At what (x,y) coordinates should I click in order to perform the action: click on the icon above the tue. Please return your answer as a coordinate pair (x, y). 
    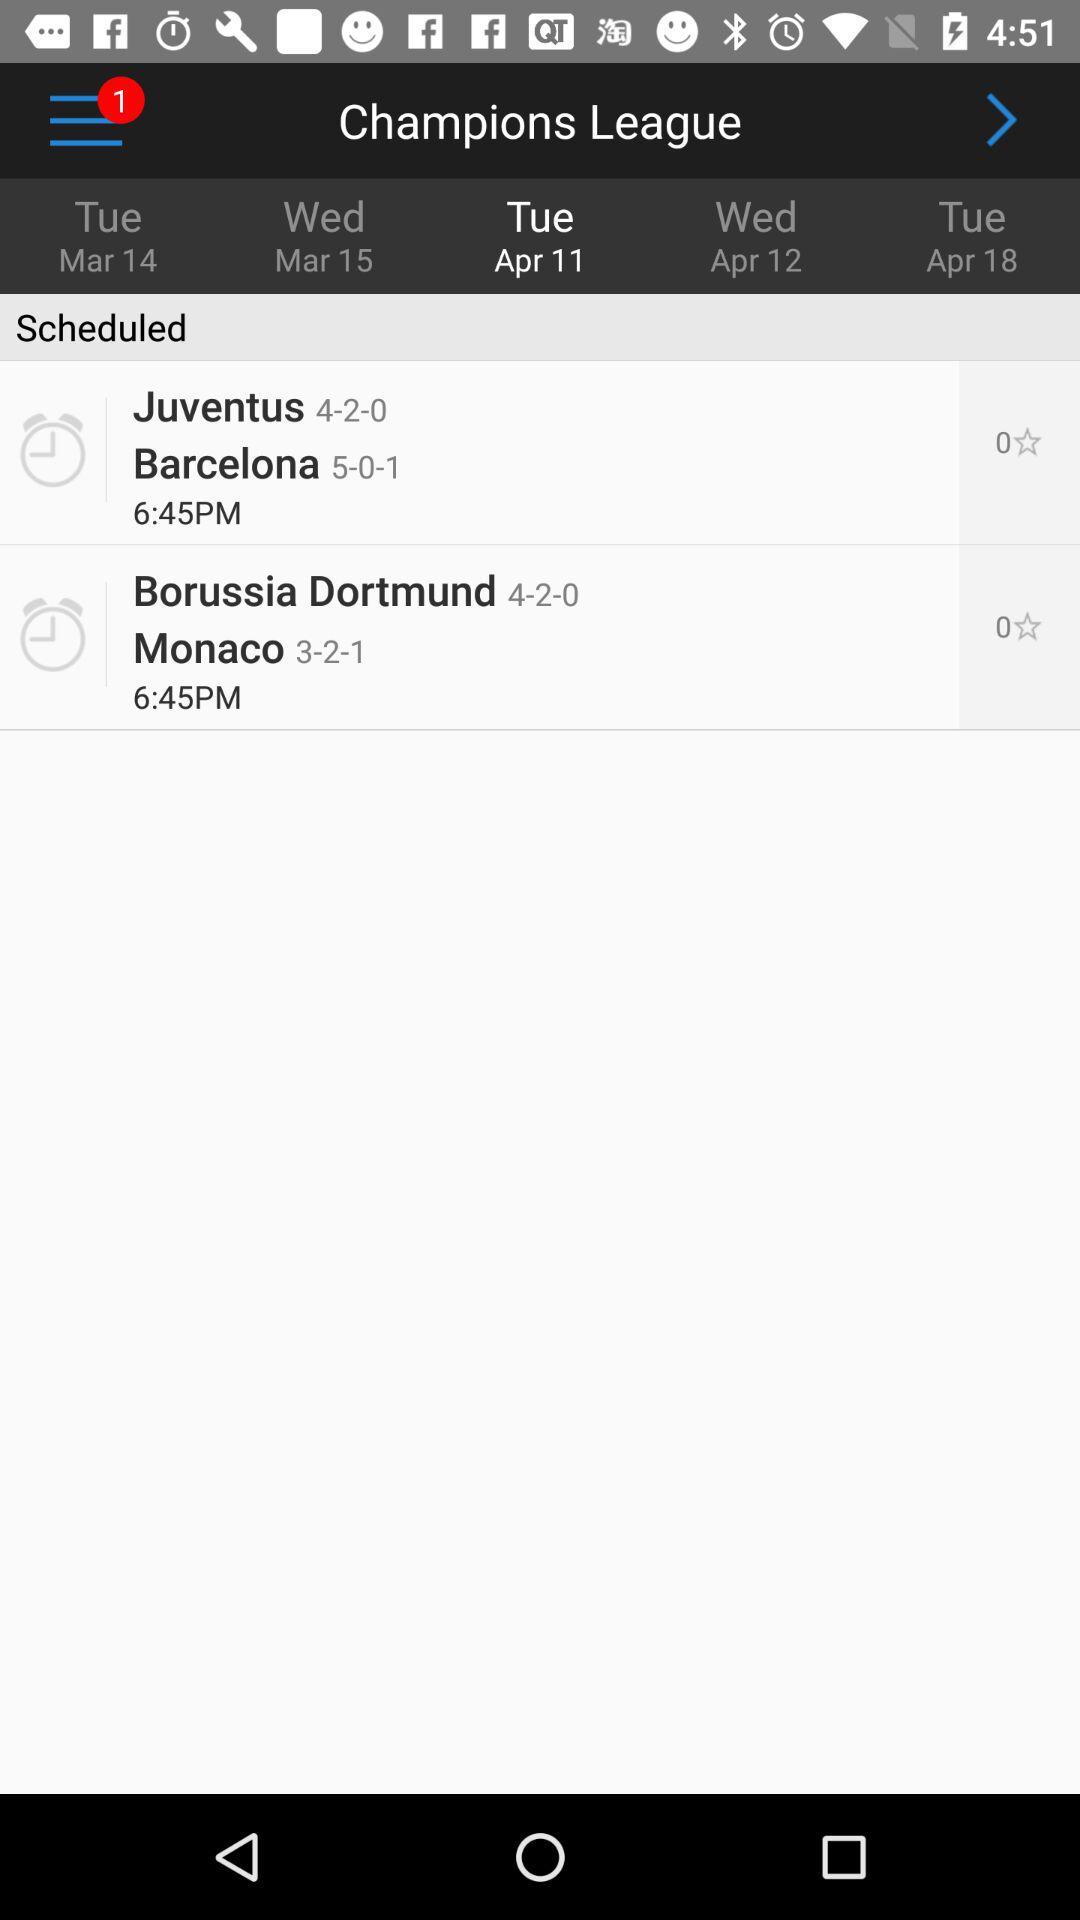
    Looking at the image, I should click on (1000, 119).